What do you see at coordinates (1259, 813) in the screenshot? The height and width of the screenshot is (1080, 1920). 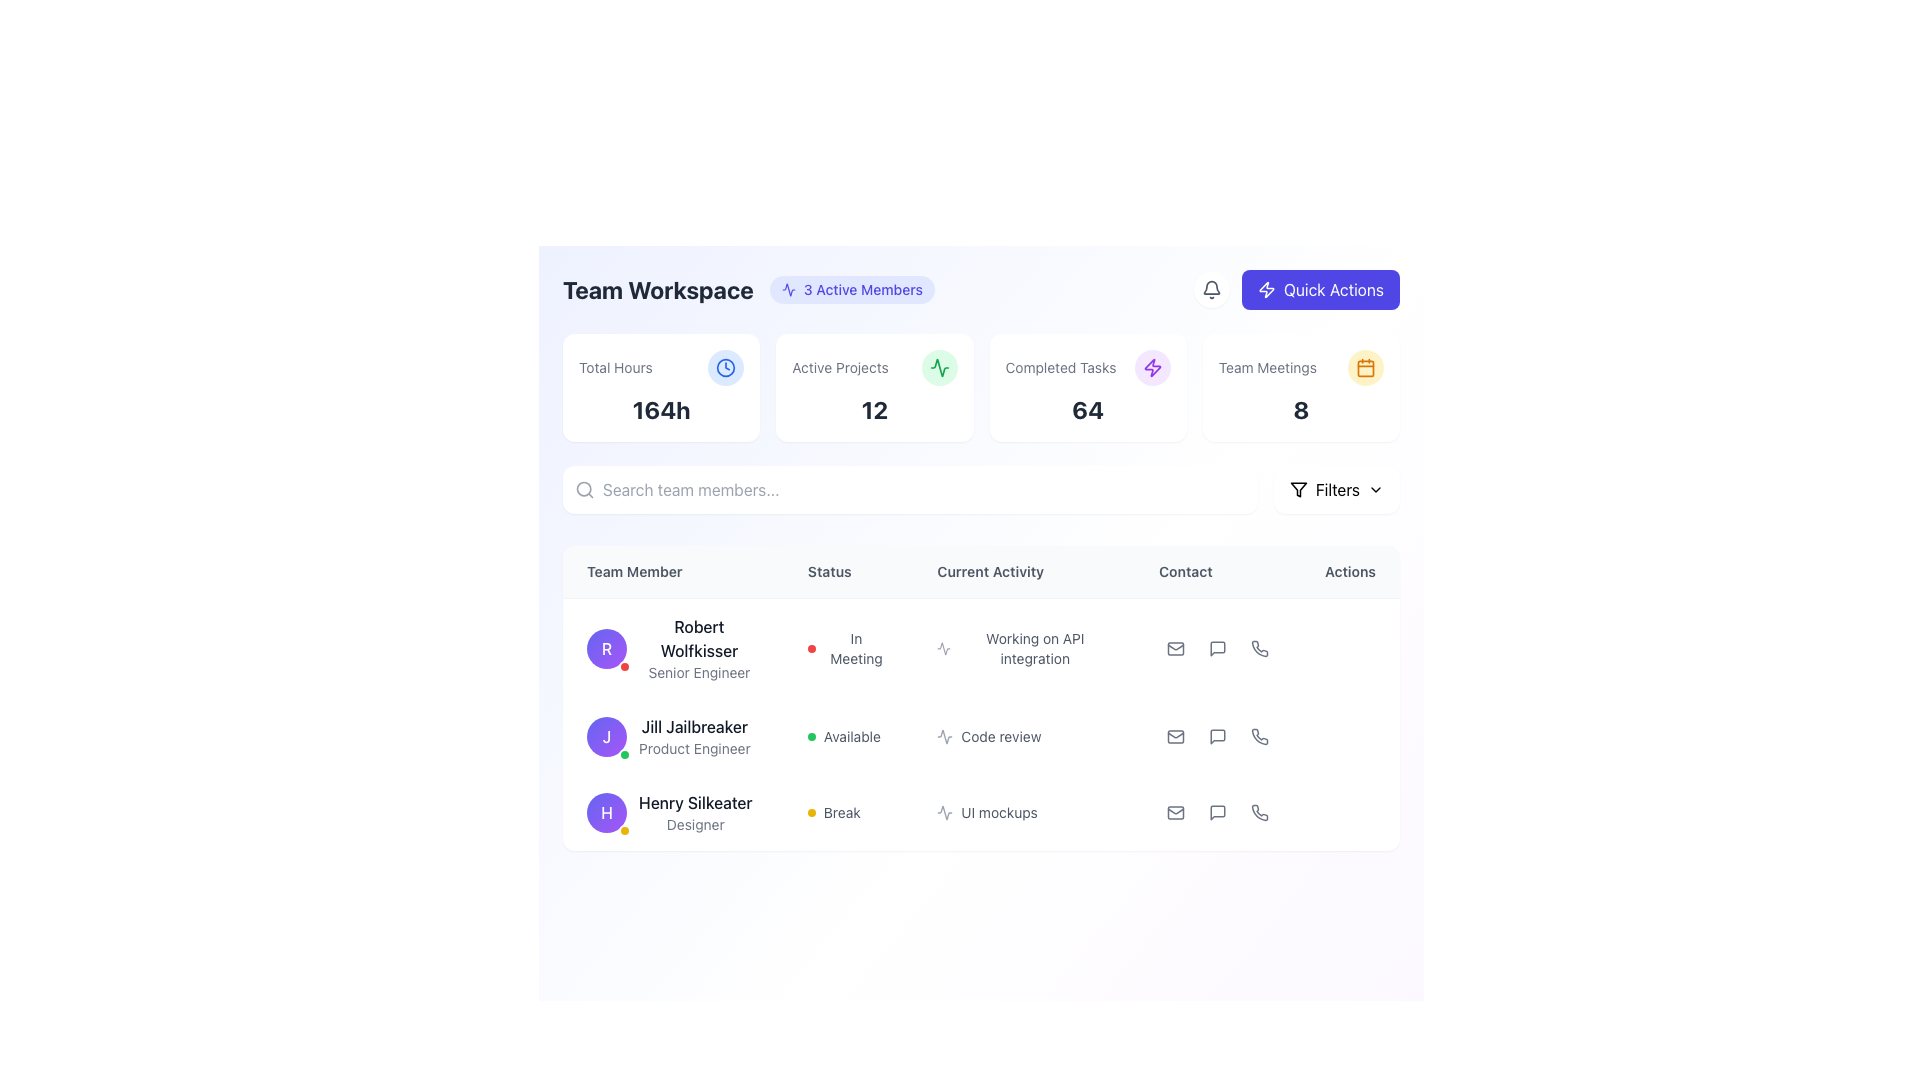 I see `the button with an icon for initiating a phone call located in the 'Actions' column of the last row in a table` at bounding box center [1259, 813].